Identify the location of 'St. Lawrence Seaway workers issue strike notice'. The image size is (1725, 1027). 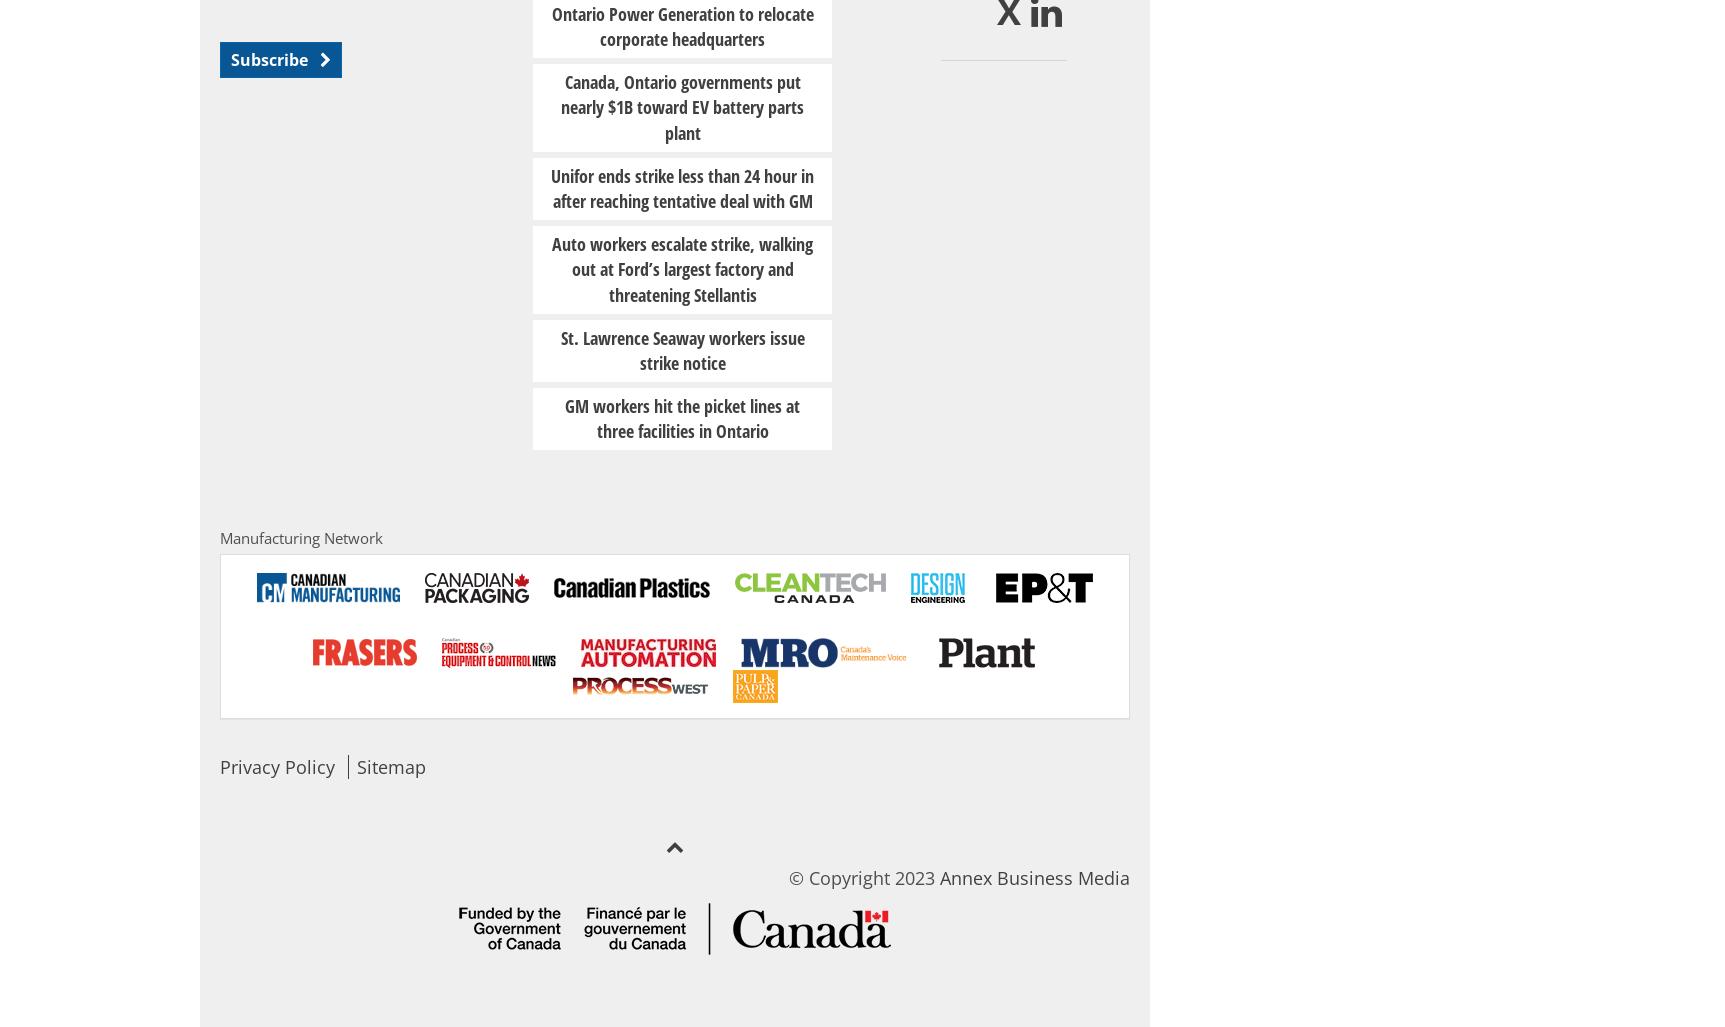
(682, 349).